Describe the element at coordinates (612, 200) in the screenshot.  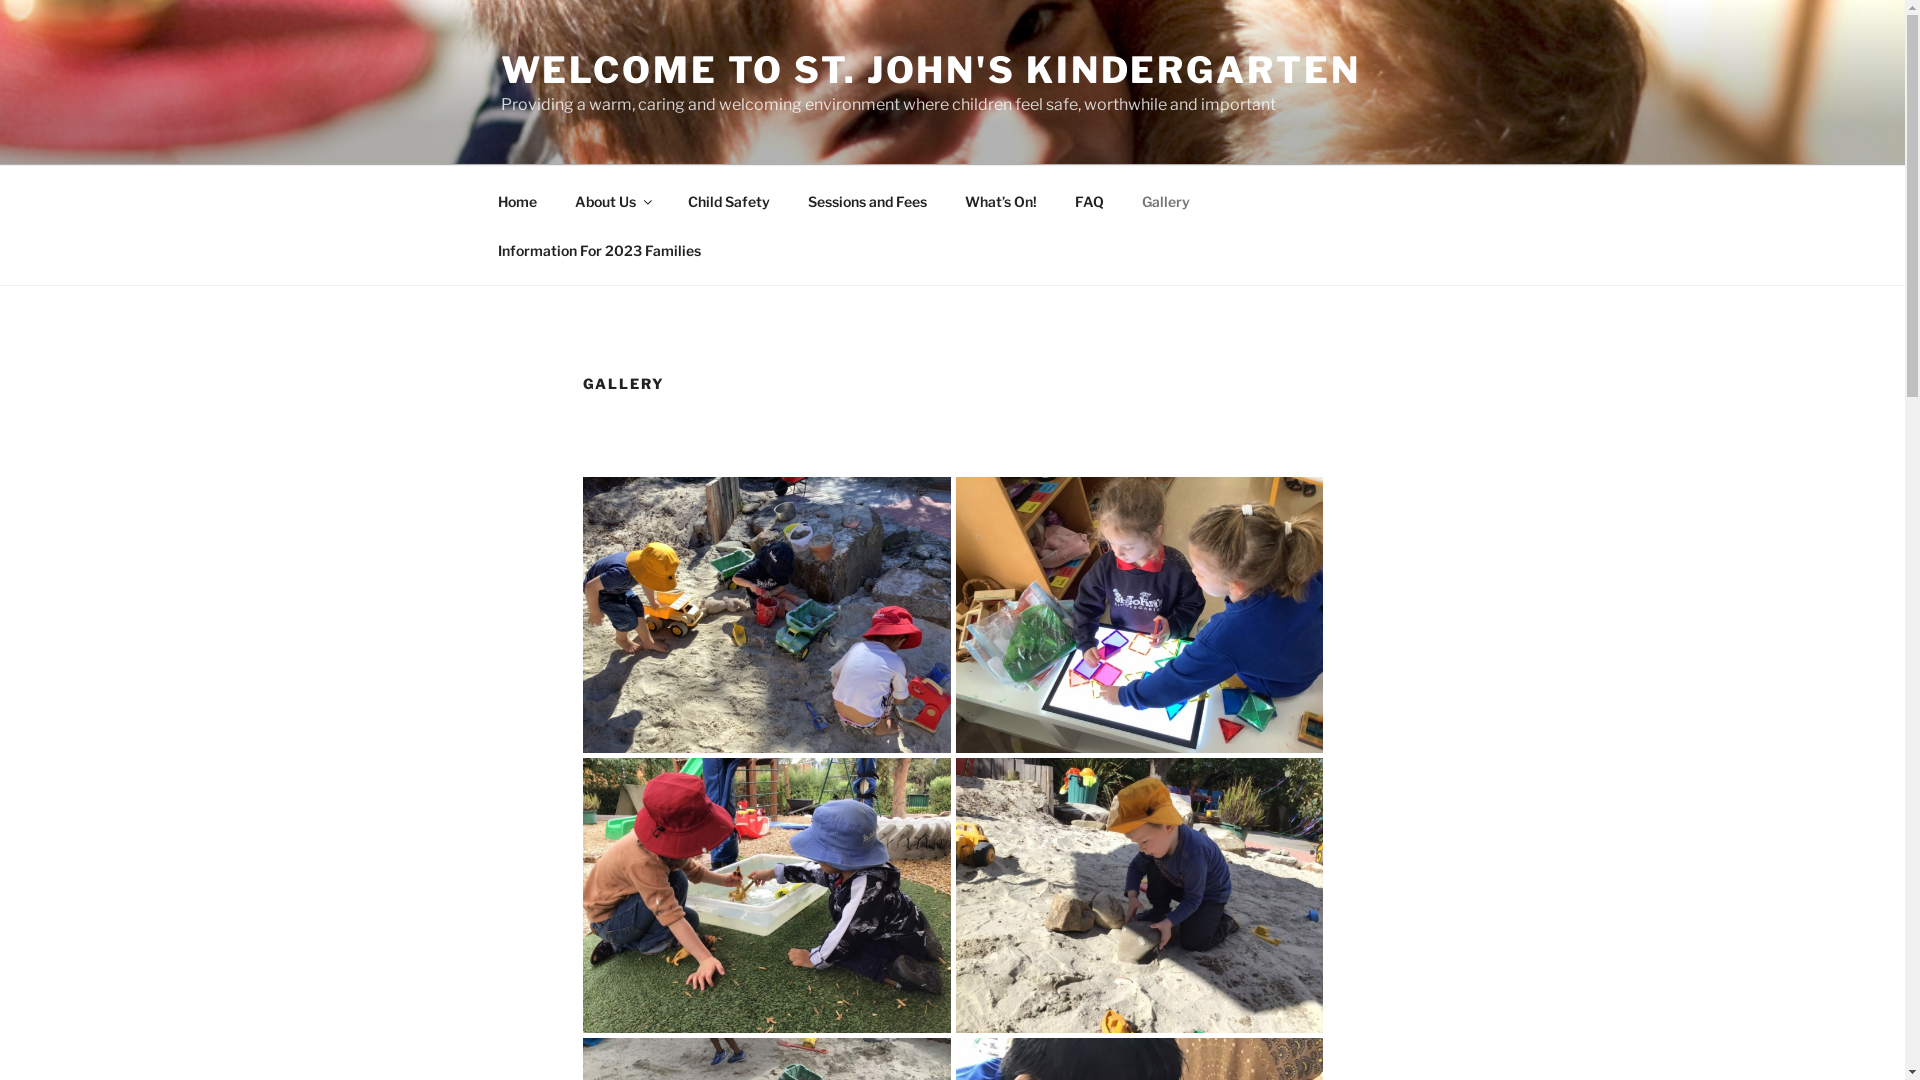
I see `'About Us'` at that location.